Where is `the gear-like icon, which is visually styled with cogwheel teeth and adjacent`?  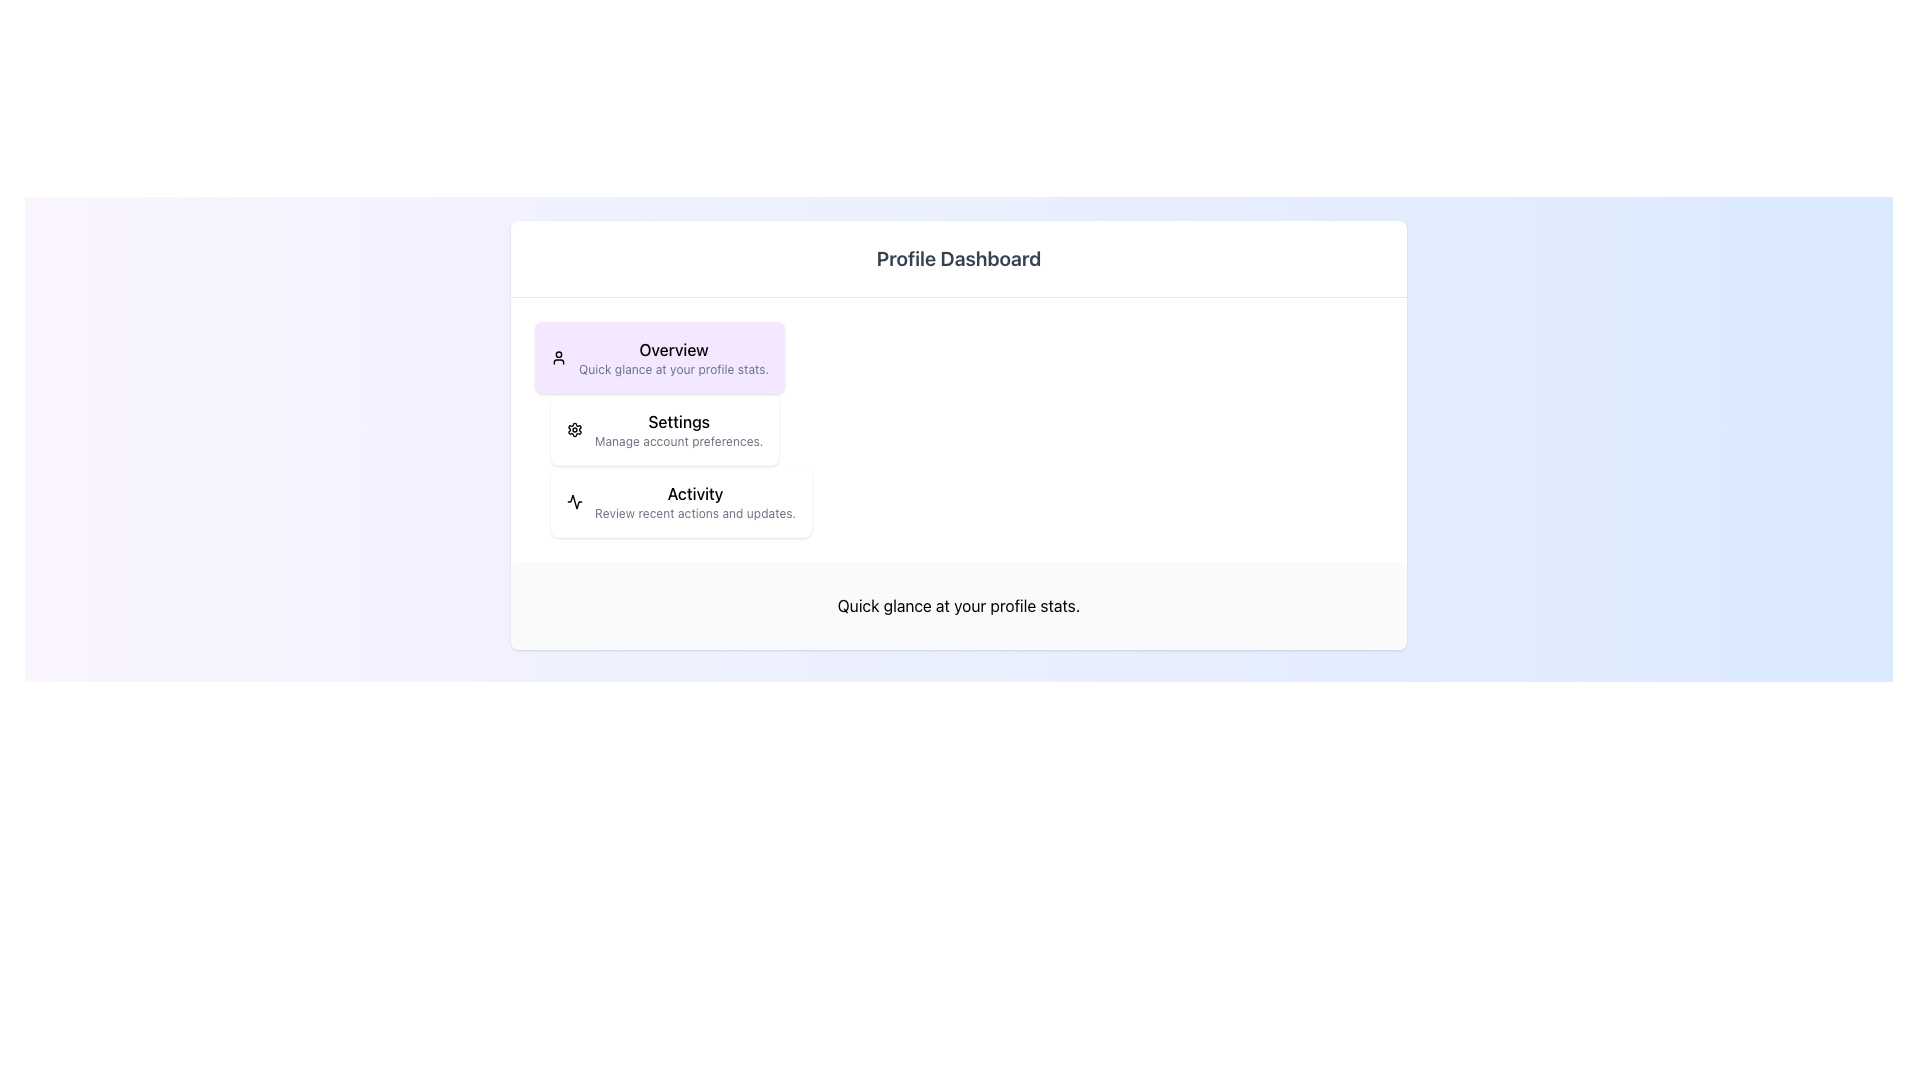 the gear-like icon, which is visually styled with cogwheel teeth and adjacent is located at coordinates (574, 428).